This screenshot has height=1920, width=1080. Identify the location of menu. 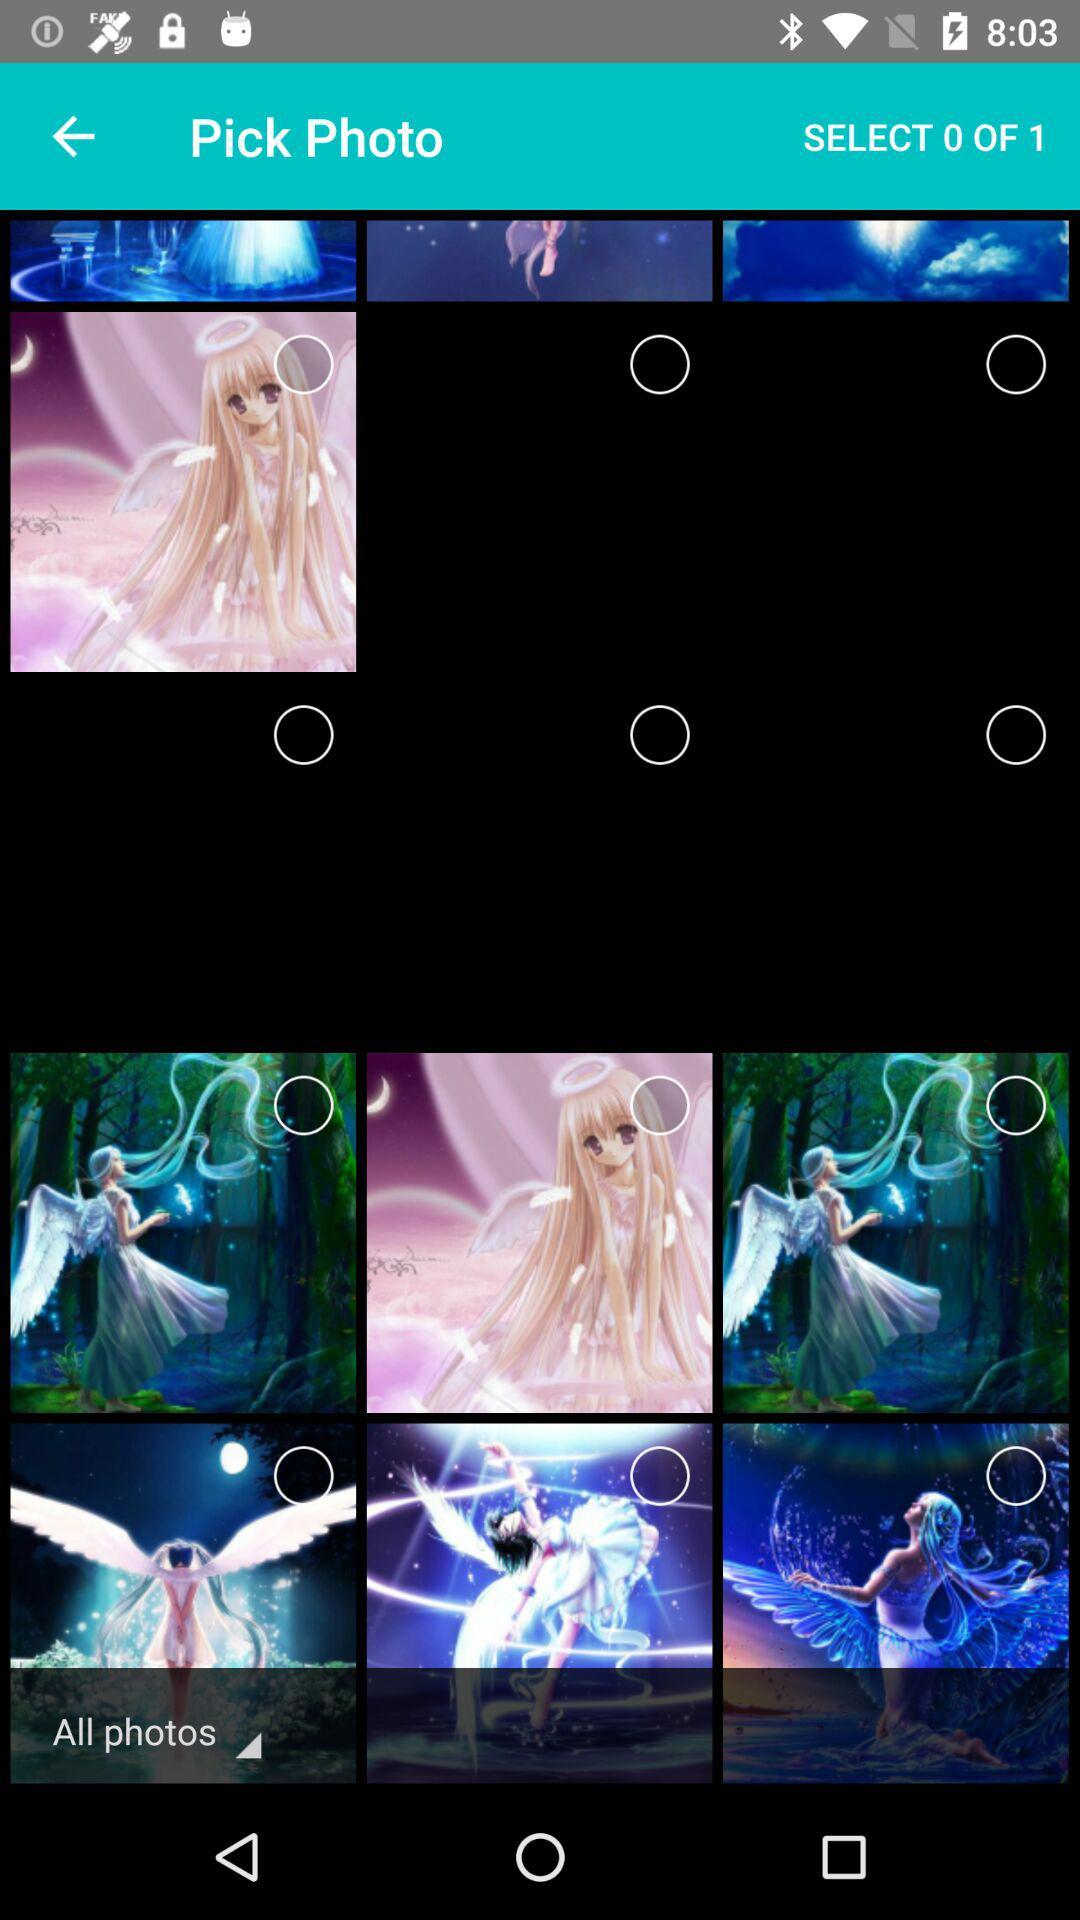
(659, 1476).